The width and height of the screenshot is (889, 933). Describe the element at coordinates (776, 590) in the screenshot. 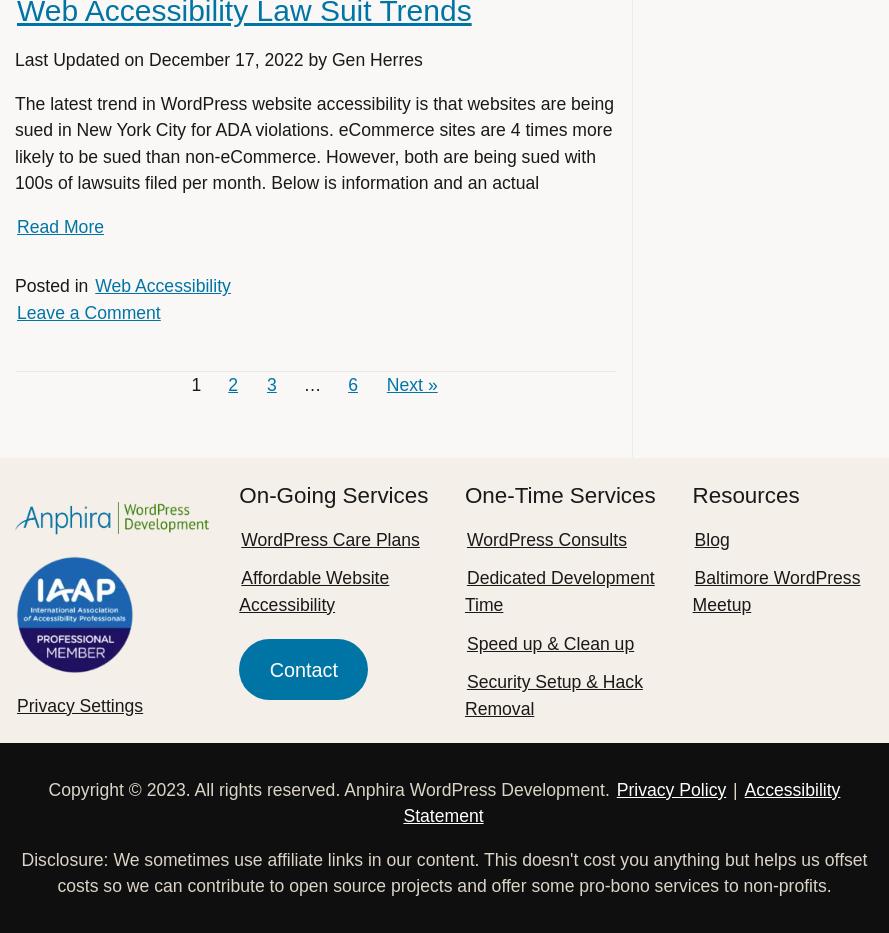

I see `'Baltimore WordPress Meetup'` at that location.